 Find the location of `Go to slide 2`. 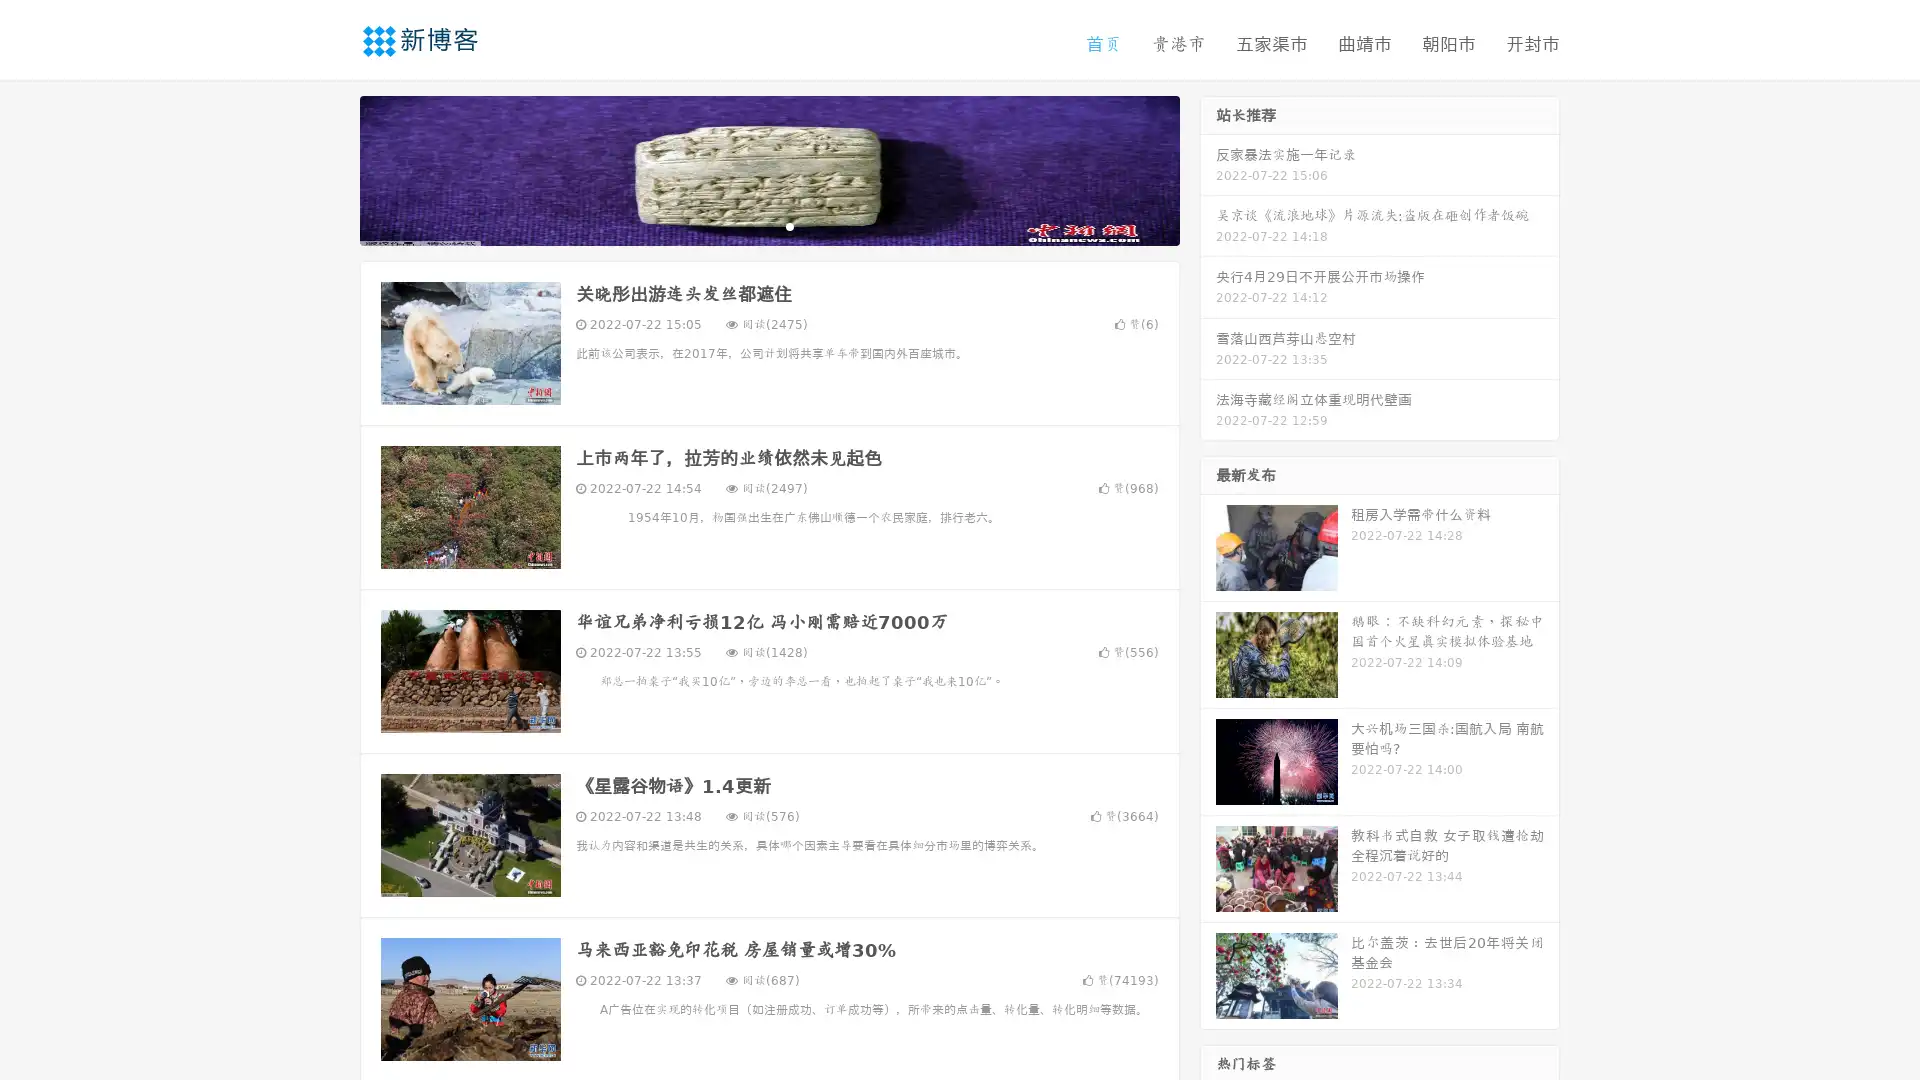

Go to slide 2 is located at coordinates (768, 225).